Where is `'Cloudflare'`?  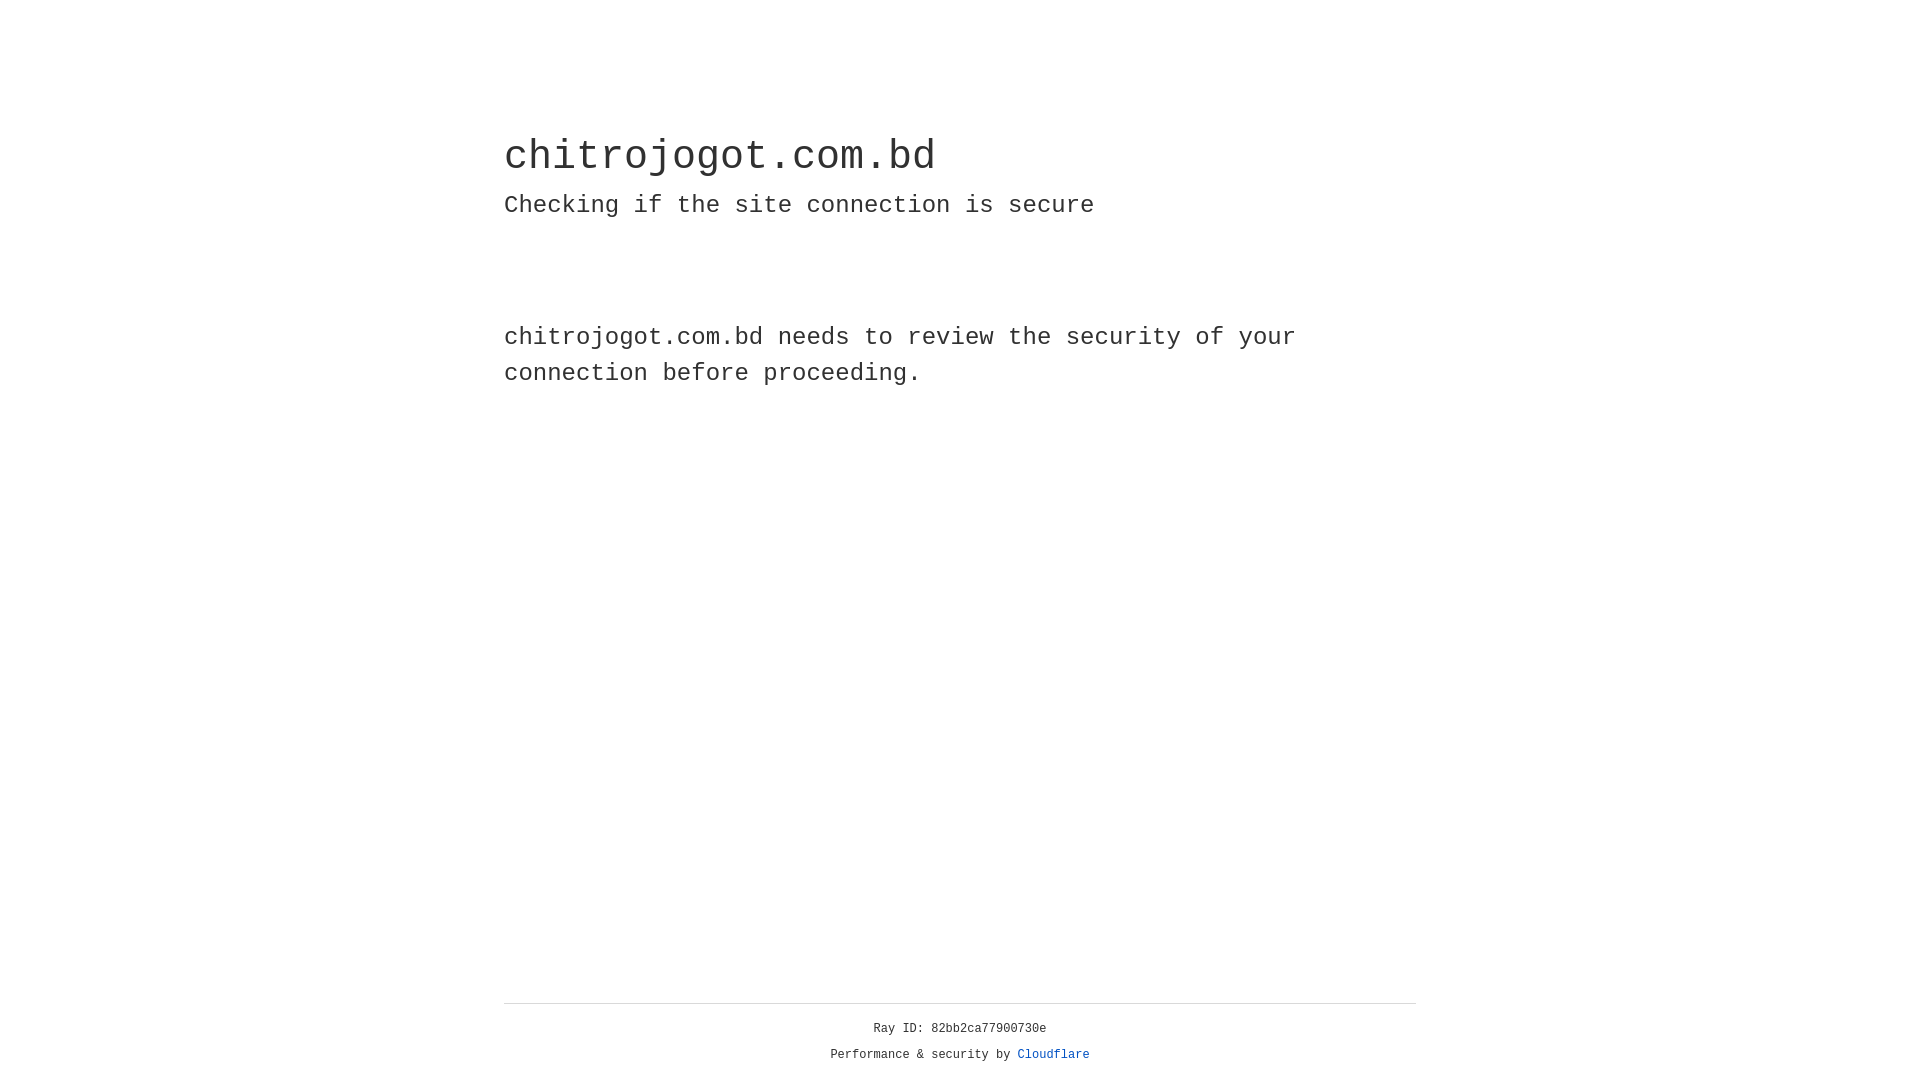 'Cloudflare' is located at coordinates (1053, 1054).